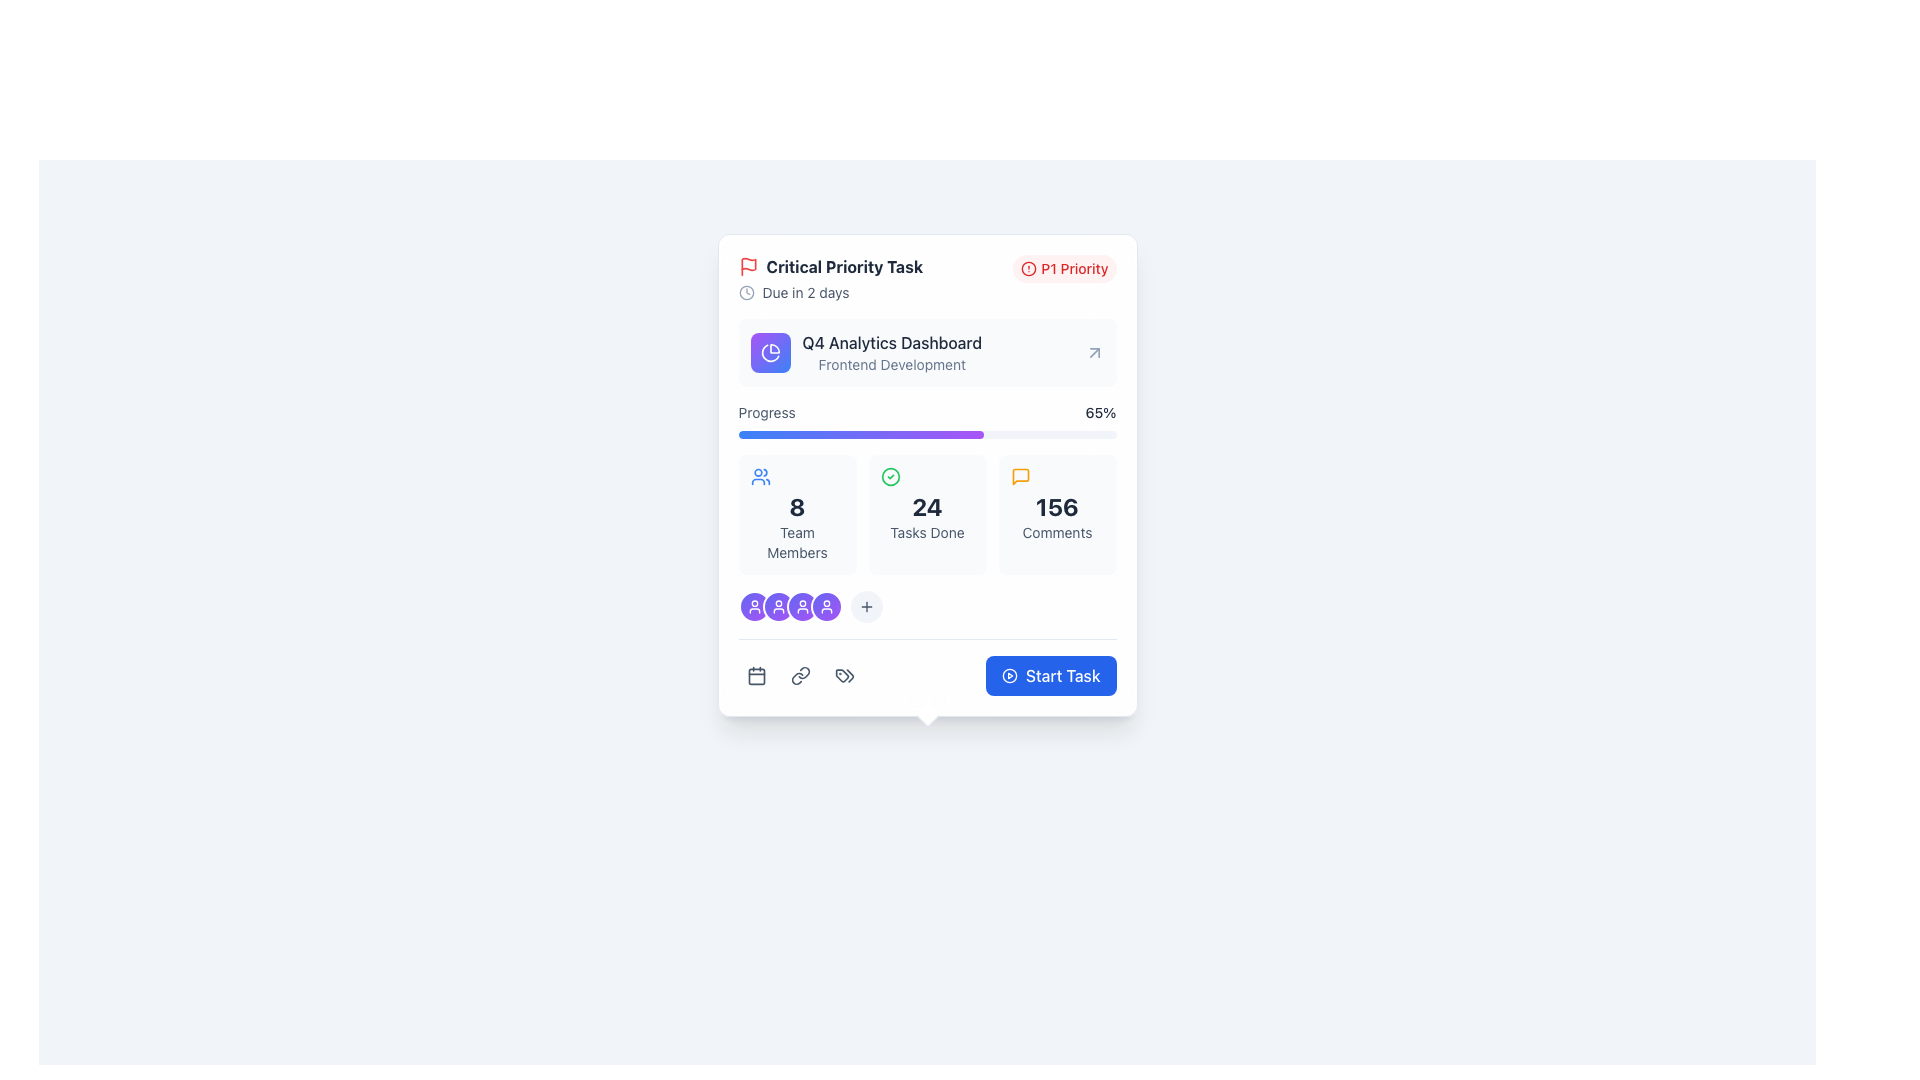 The width and height of the screenshot is (1920, 1080). What do you see at coordinates (861, 434) in the screenshot?
I see `the horizontal gradient progress bar with rounded ends located in the 'Critical Priority Task' card layout, just above the metrics` at bounding box center [861, 434].